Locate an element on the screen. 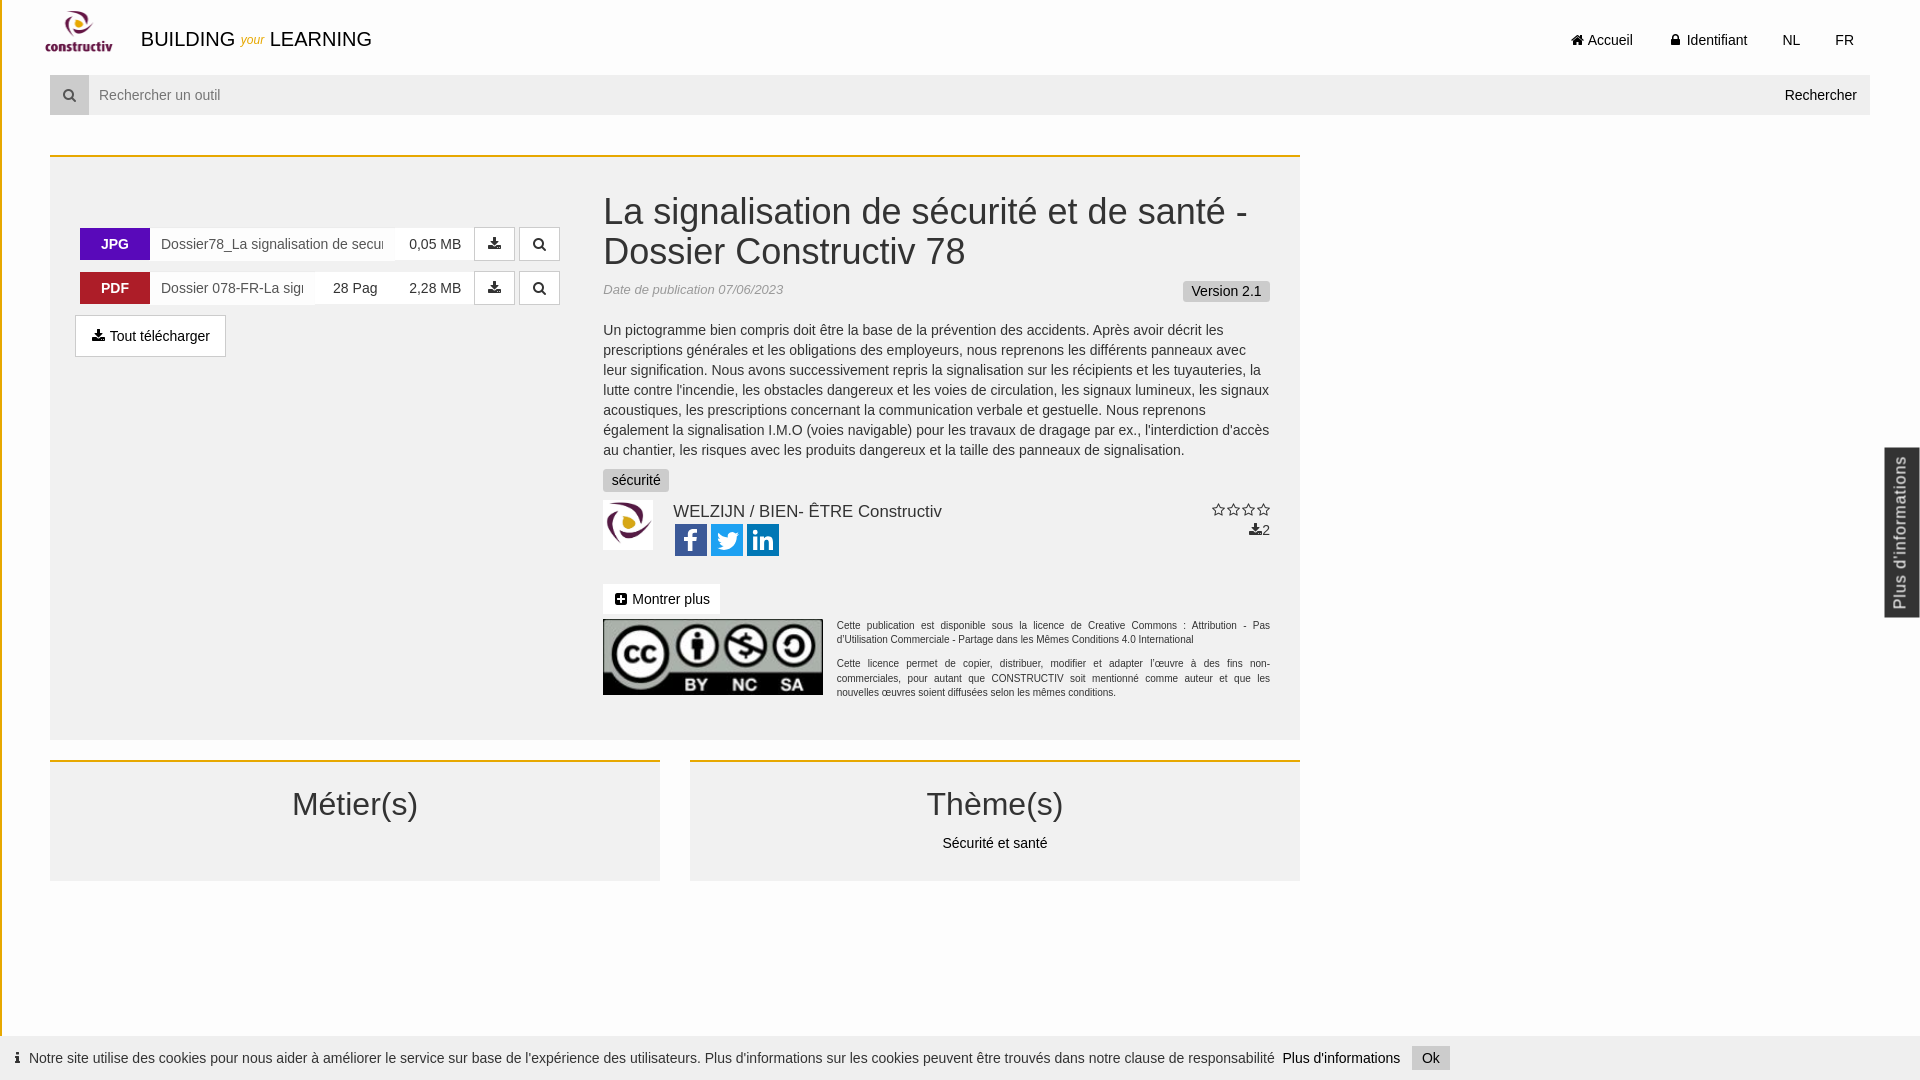 The height and width of the screenshot is (1080, 1920). '0,05 MB' is located at coordinates (394, 242).